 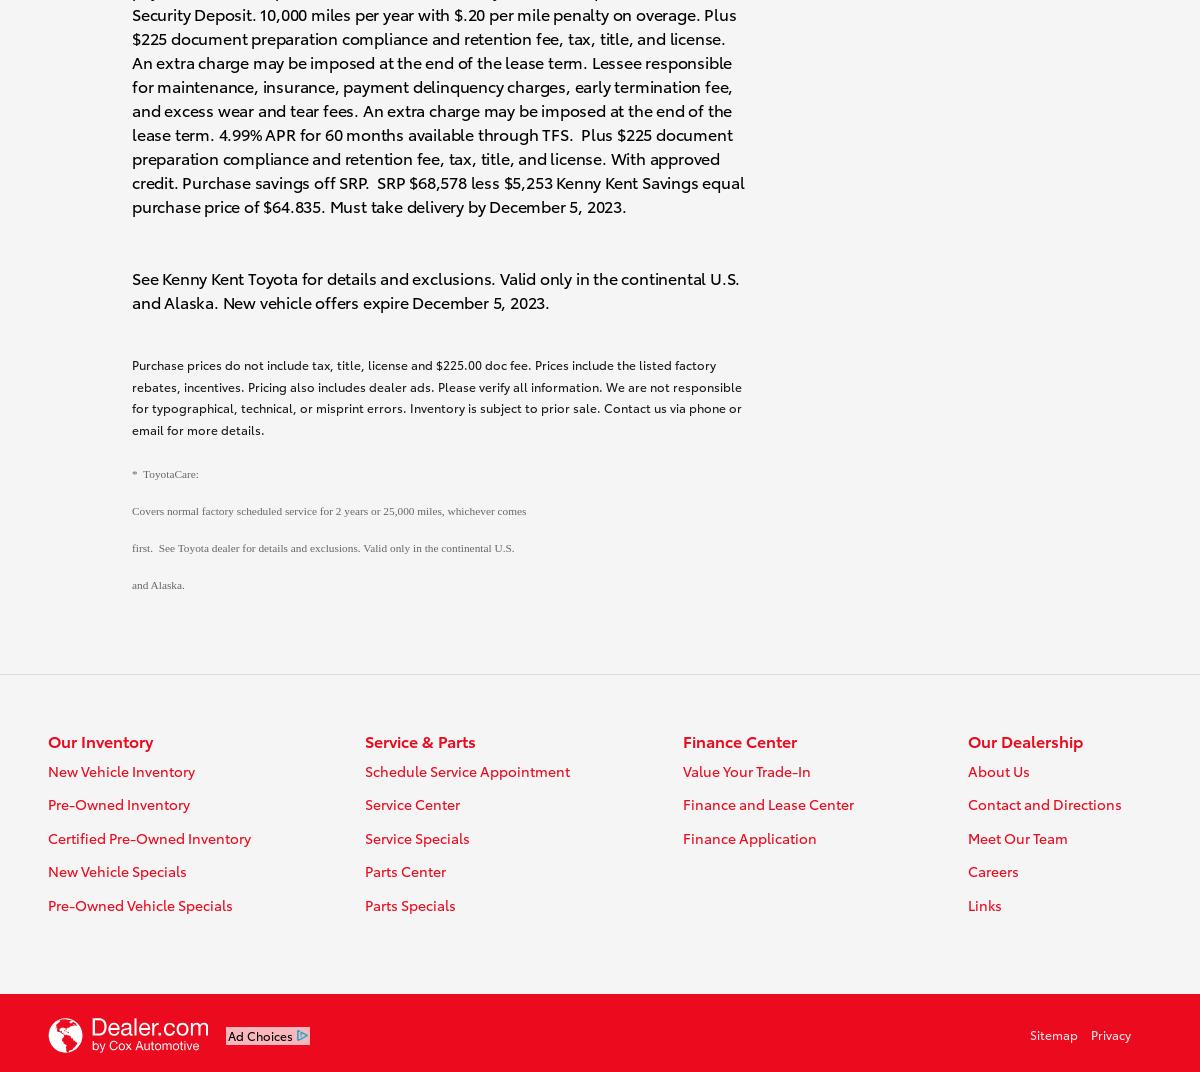 I want to click on 'Schedule Service Appointment', so click(x=465, y=770).